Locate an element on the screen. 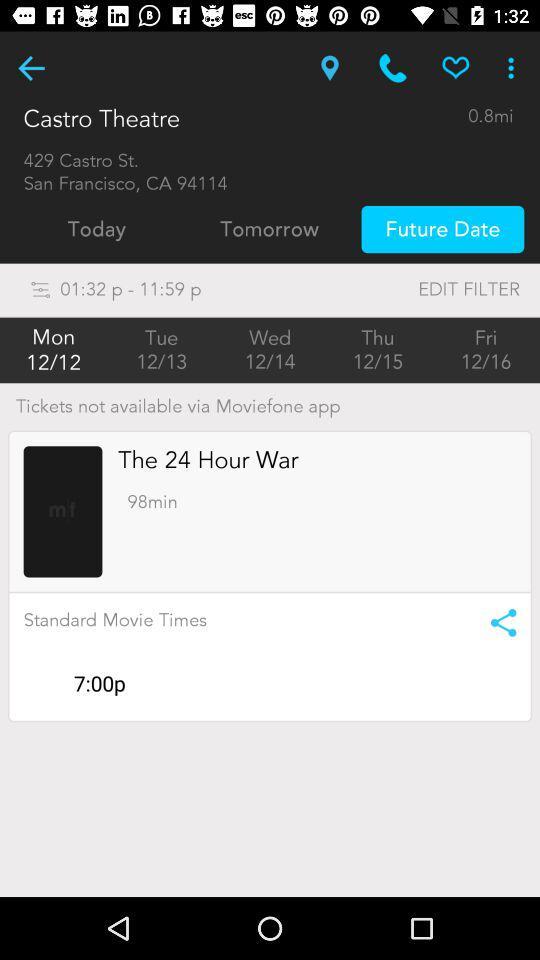 The image size is (540, 960). loads the movie 's profile is located at coordinates (63, 510).